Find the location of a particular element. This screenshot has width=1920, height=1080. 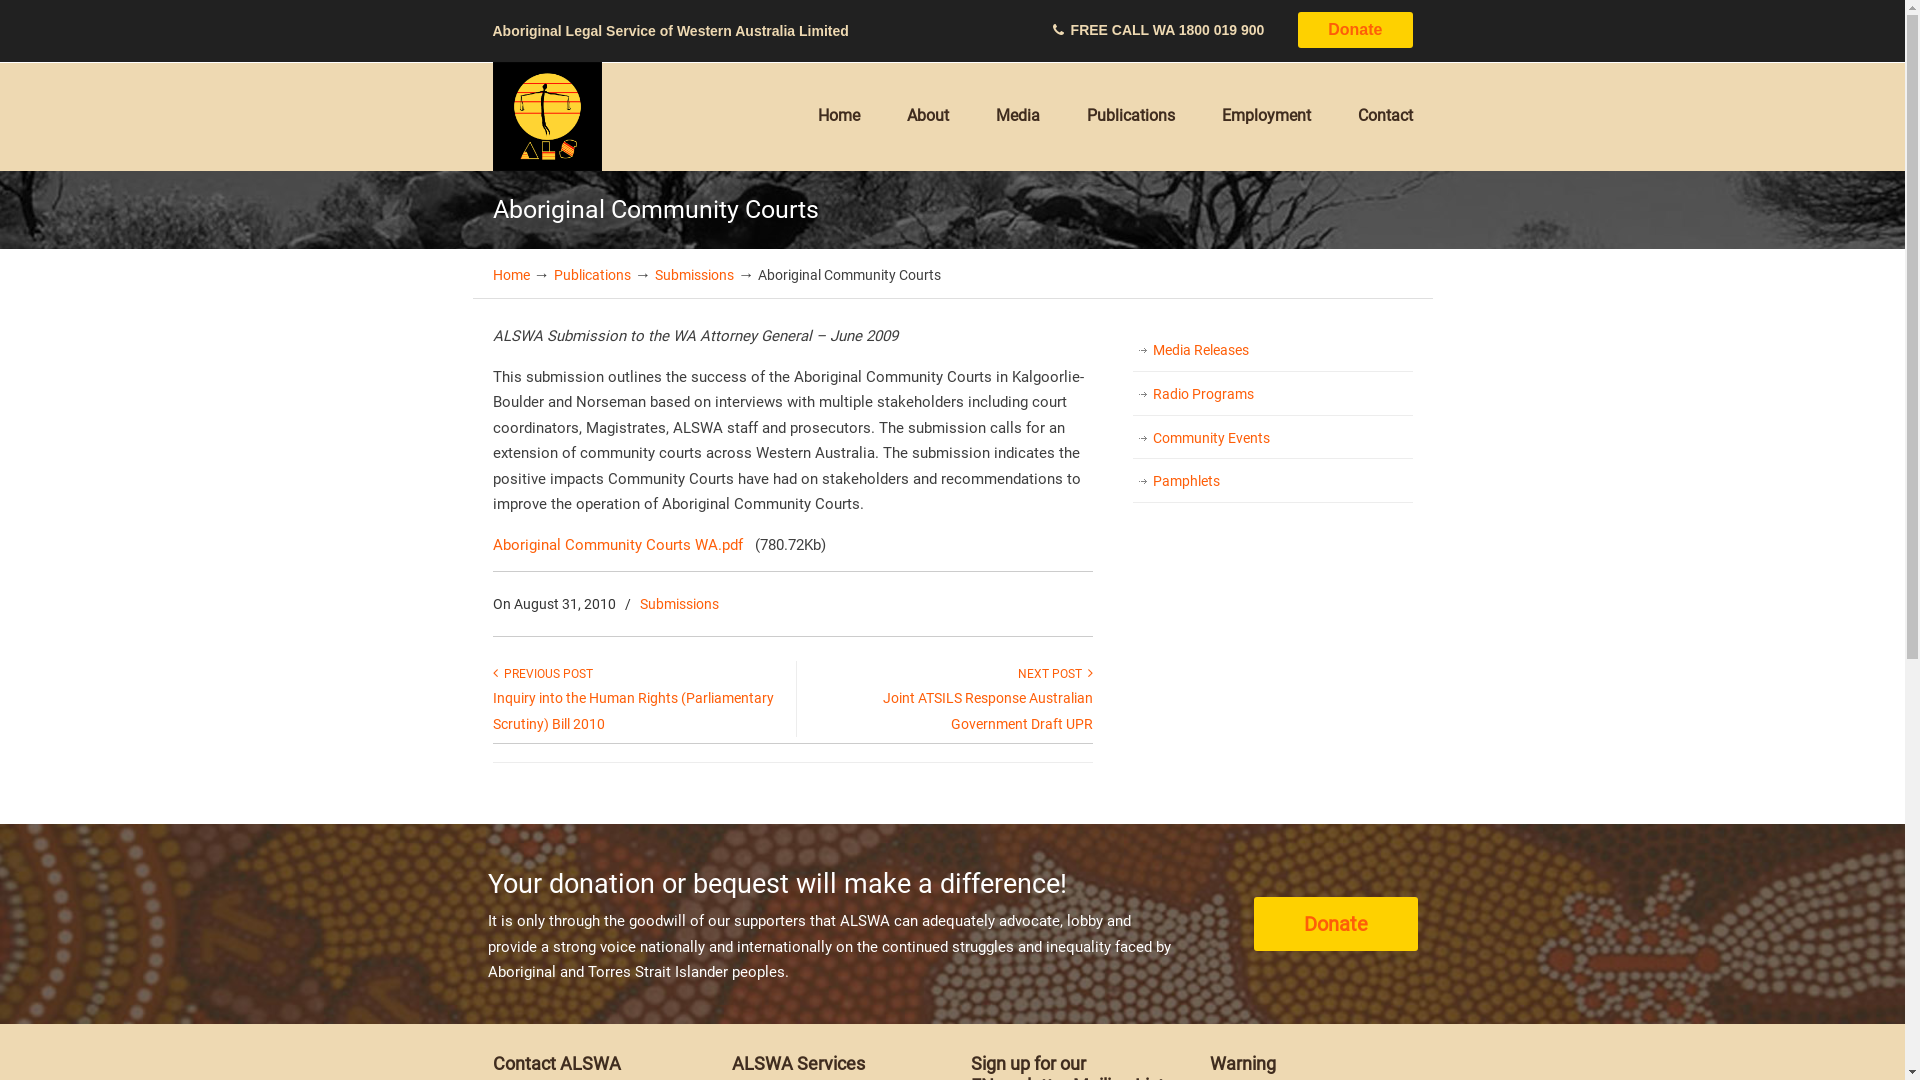

'Media Releases' is located at coordinates (1132, 350).